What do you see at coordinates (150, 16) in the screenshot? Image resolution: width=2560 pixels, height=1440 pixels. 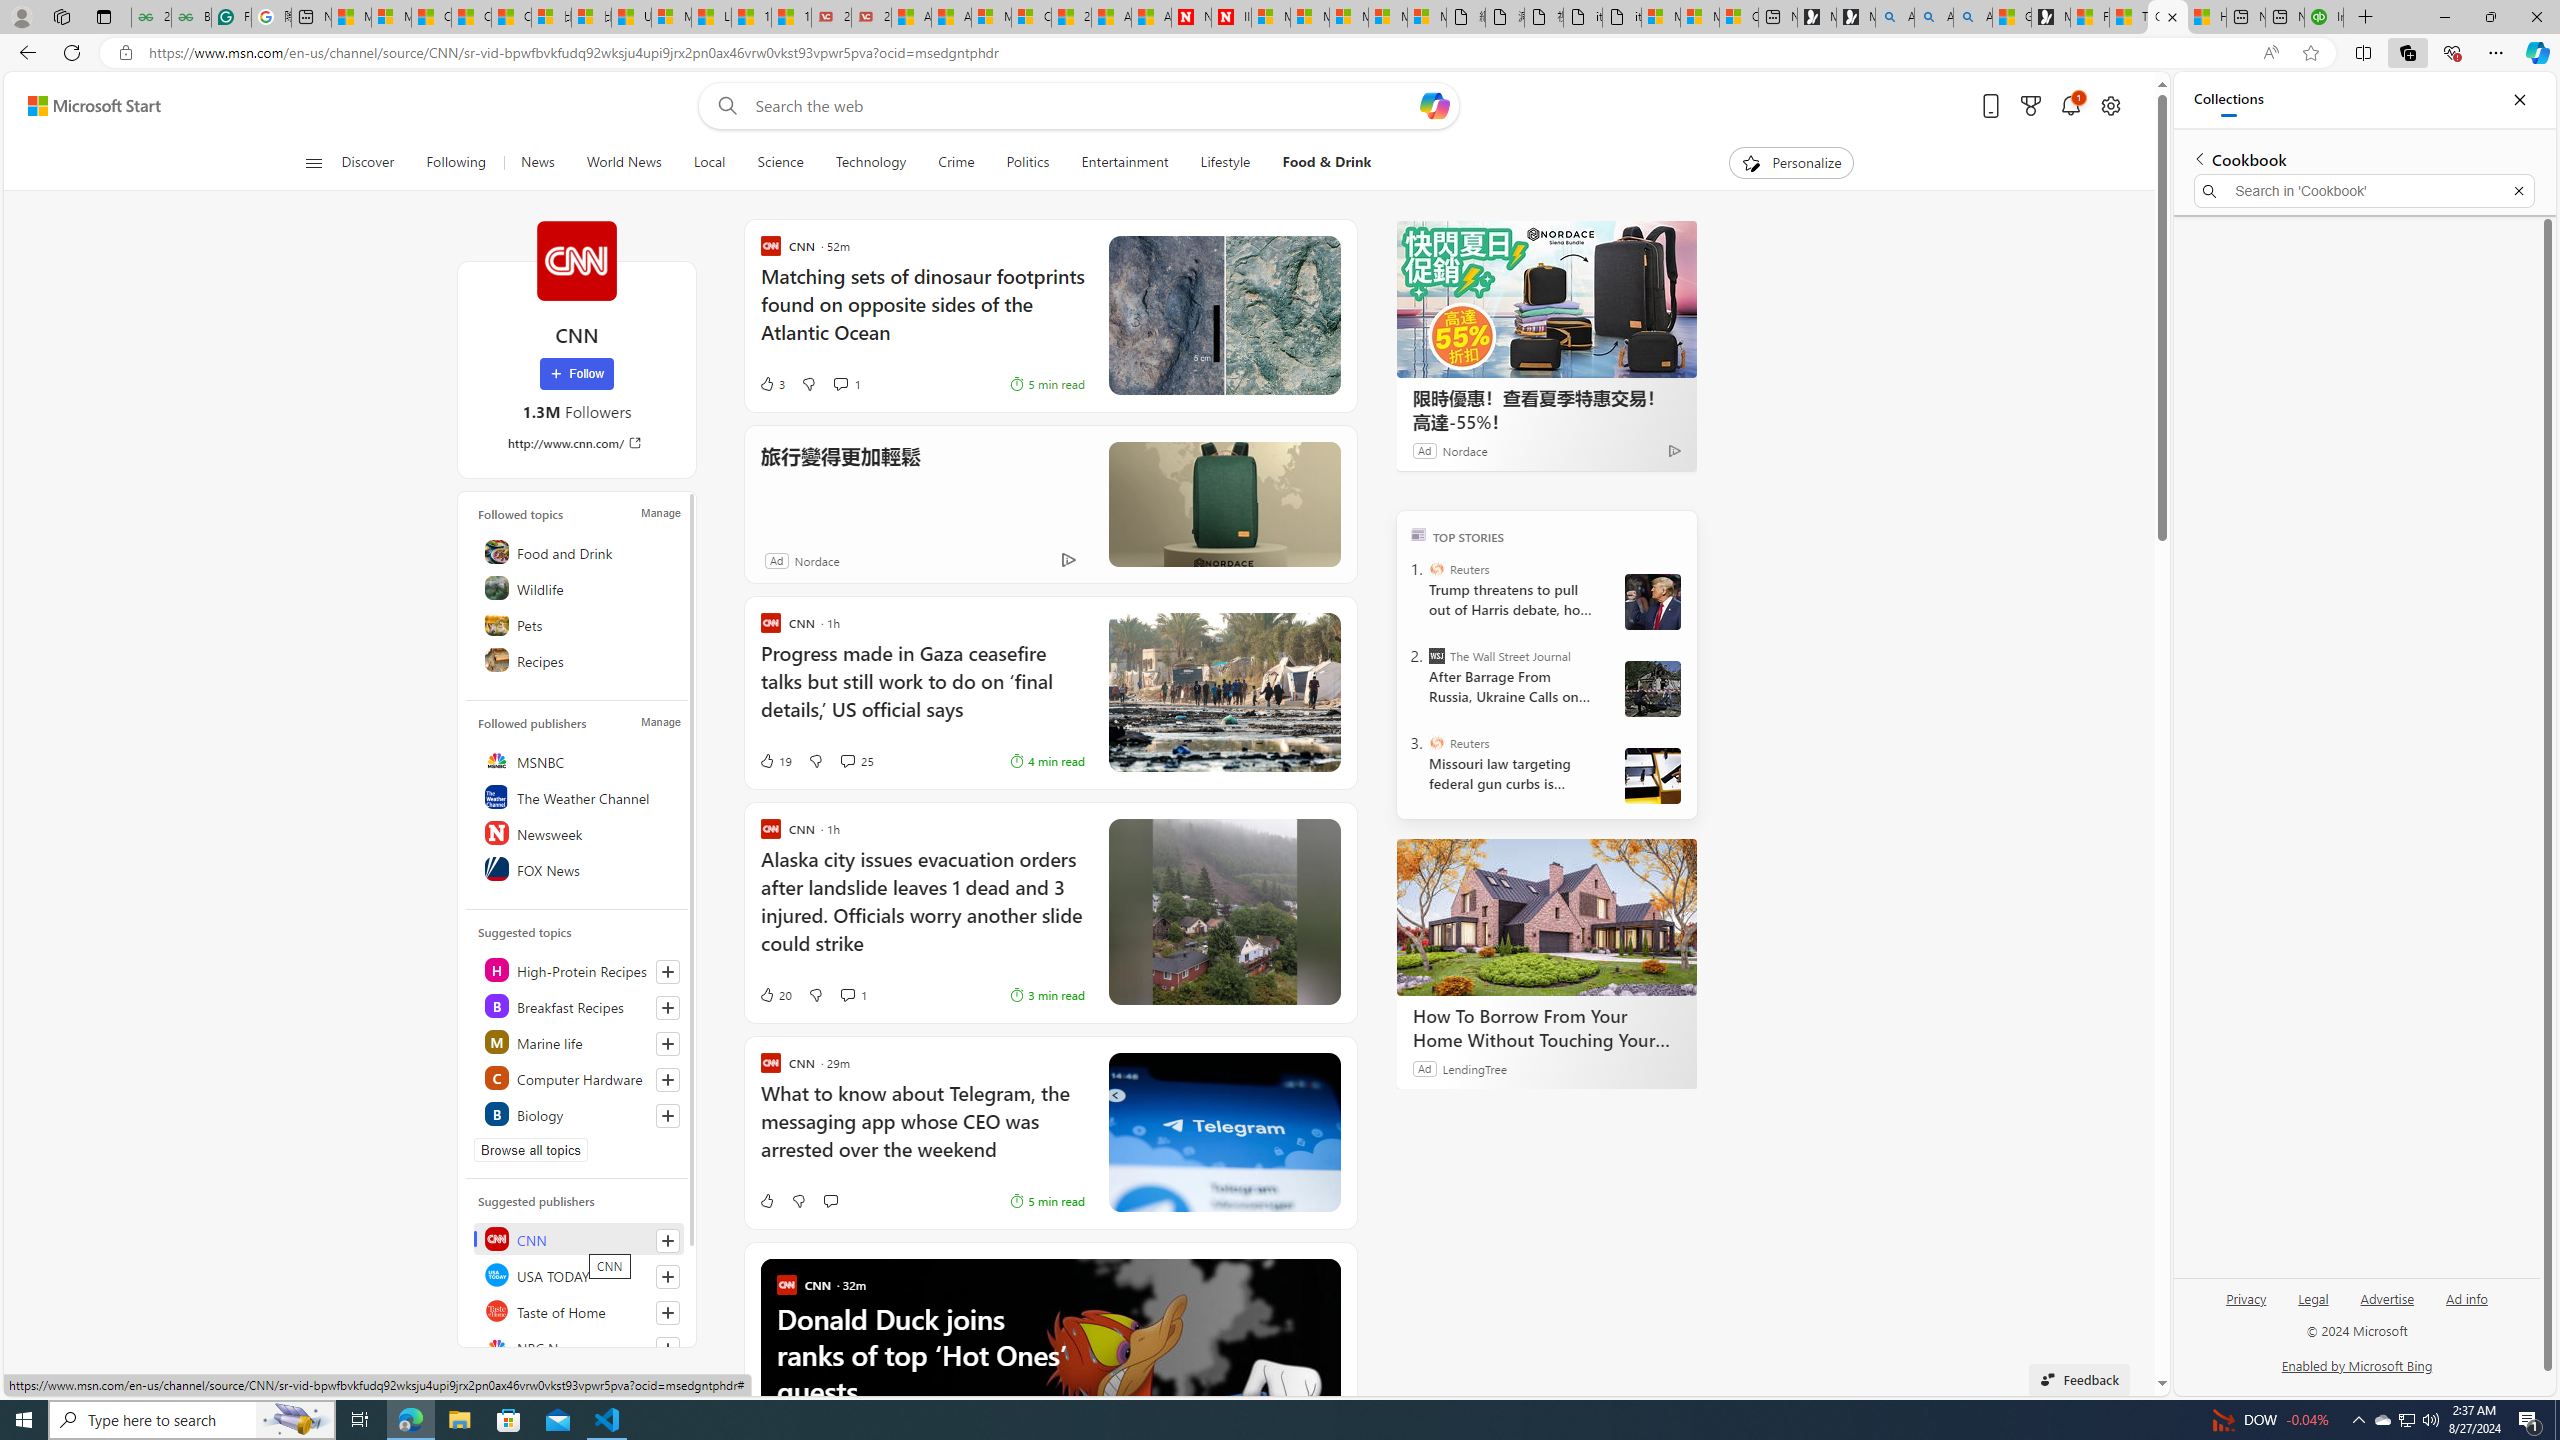 I see `'25 Basic Linux Commands For Beginners - GeeksforGeeks'` at bounding box center [150, 16].